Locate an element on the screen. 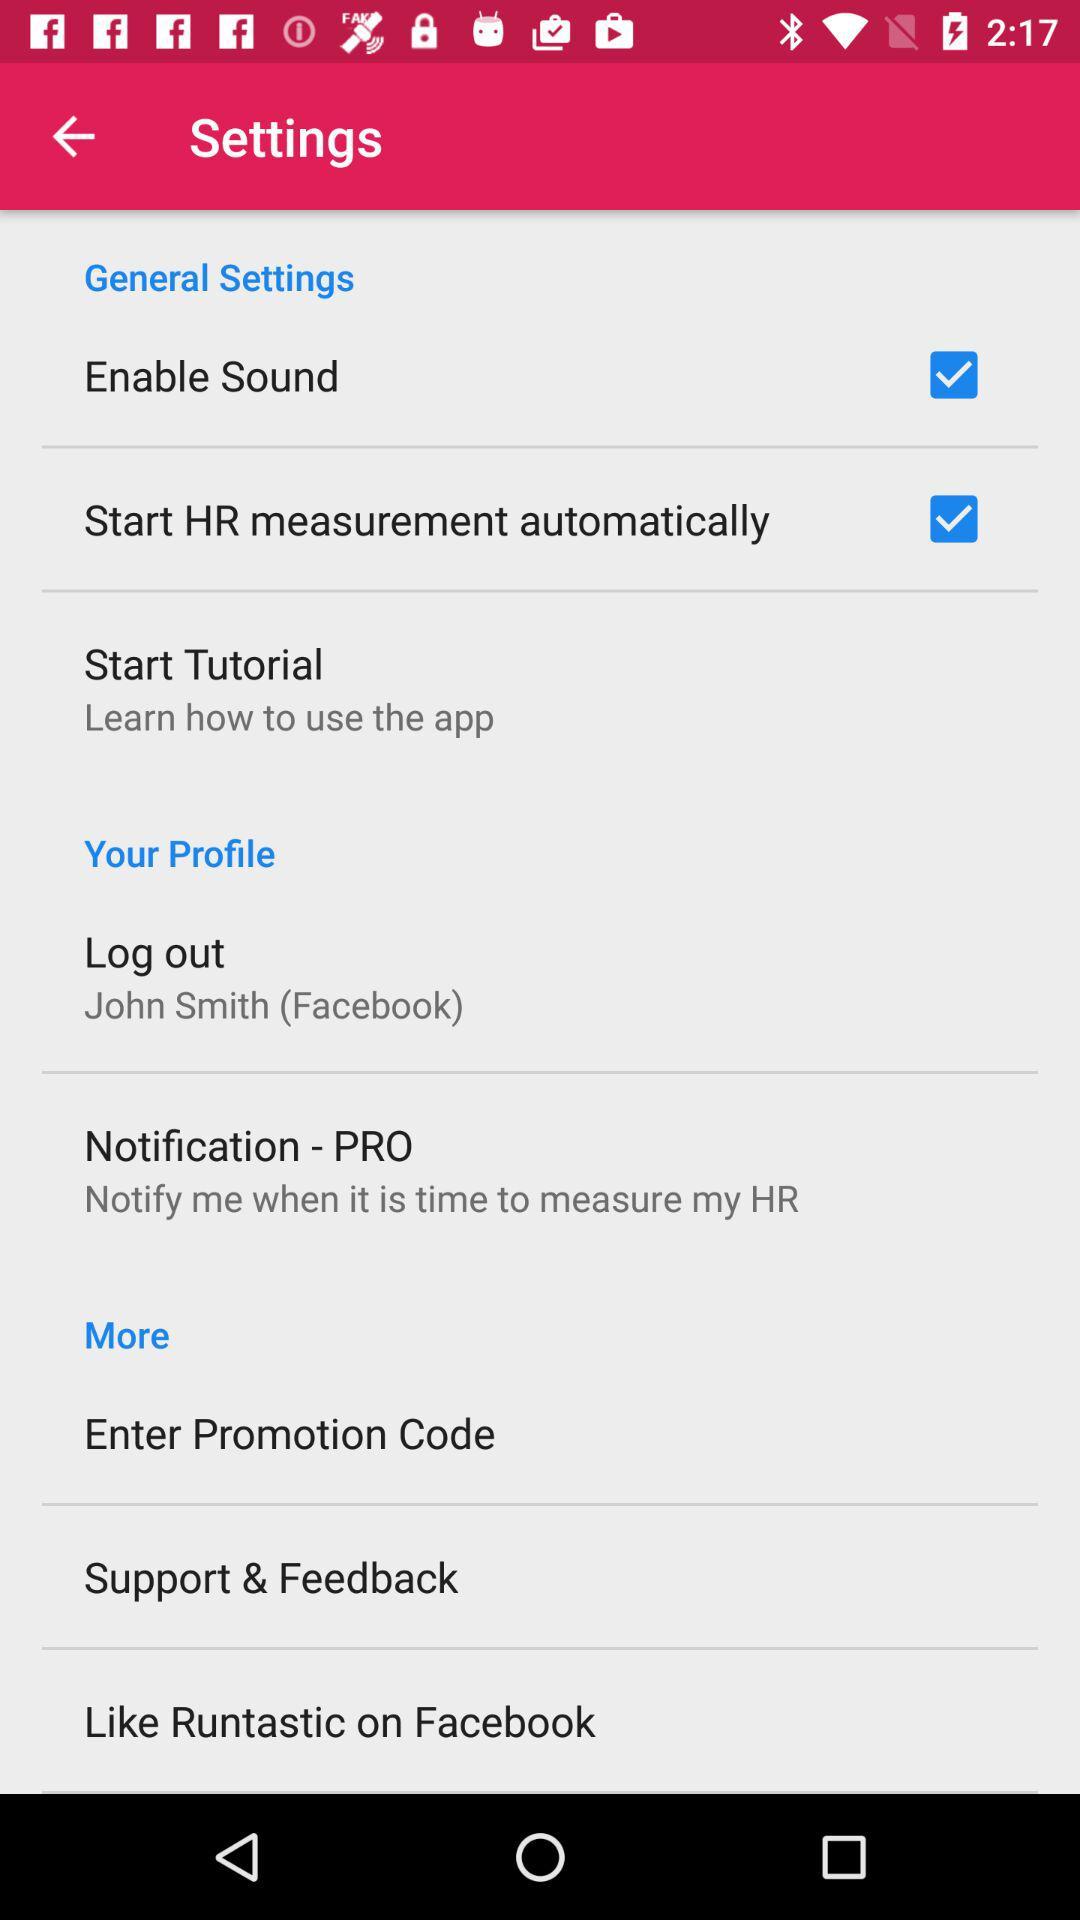 This screenshot has width=1080, height=1920. item above the general settings icon is located at coordinates (72, 135).